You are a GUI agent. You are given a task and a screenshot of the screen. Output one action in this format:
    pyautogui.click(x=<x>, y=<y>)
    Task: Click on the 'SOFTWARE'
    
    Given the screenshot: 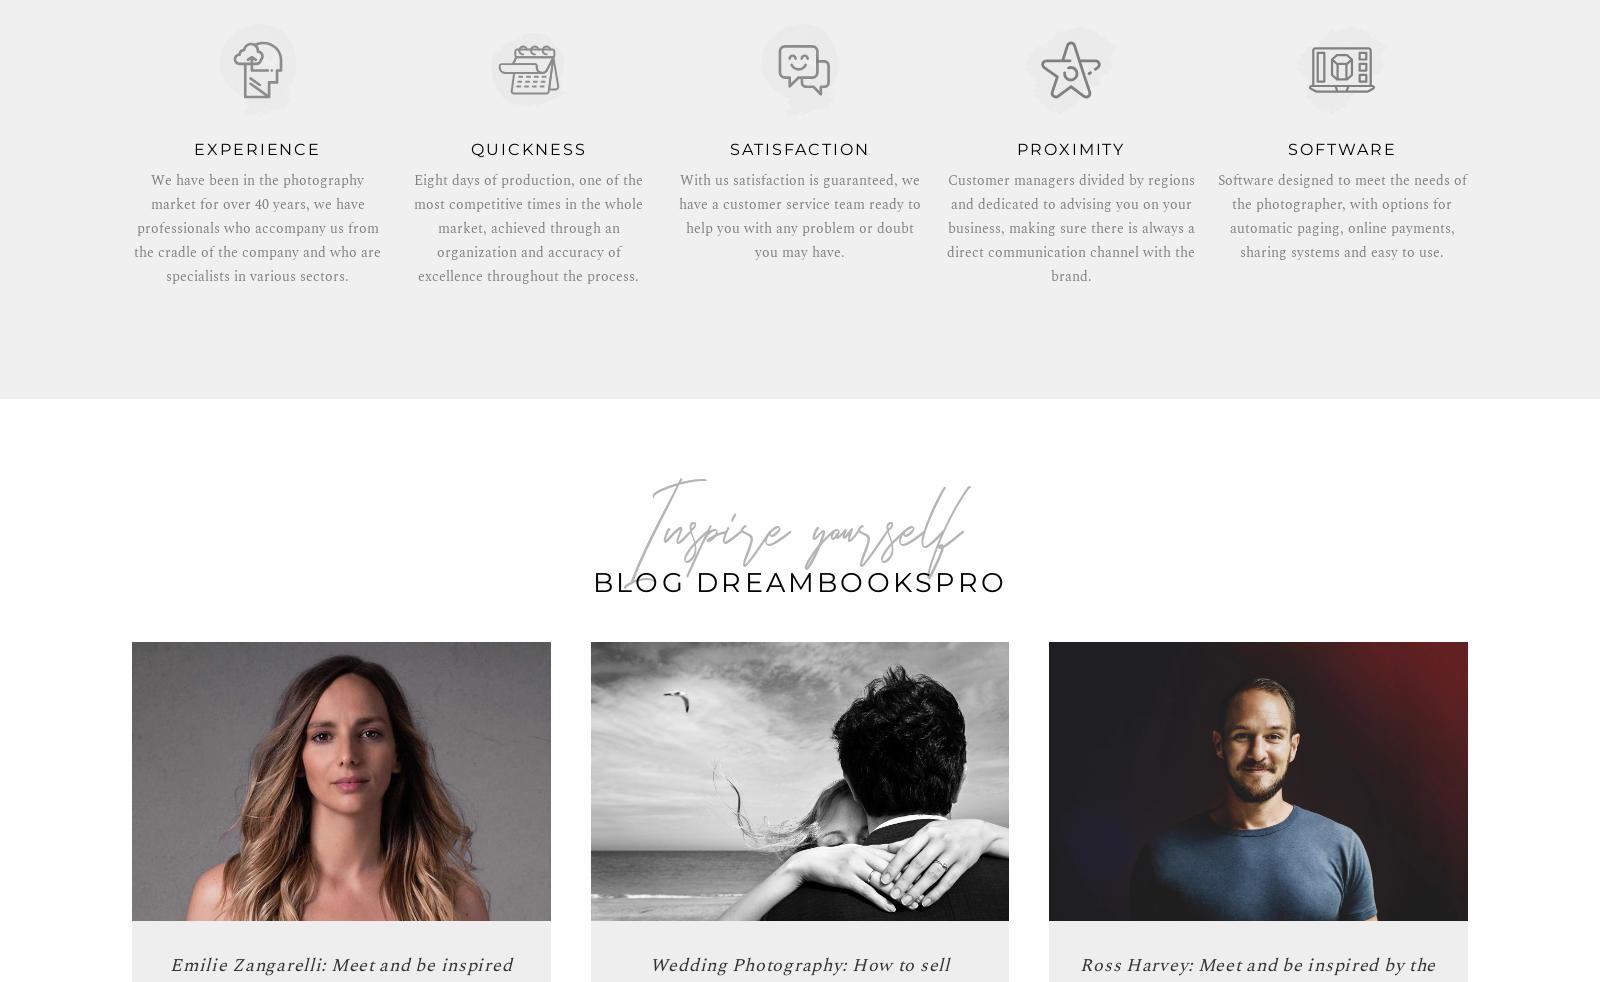 What is the action you would take?
    pyautogui.click(x=1341, y=148)
    